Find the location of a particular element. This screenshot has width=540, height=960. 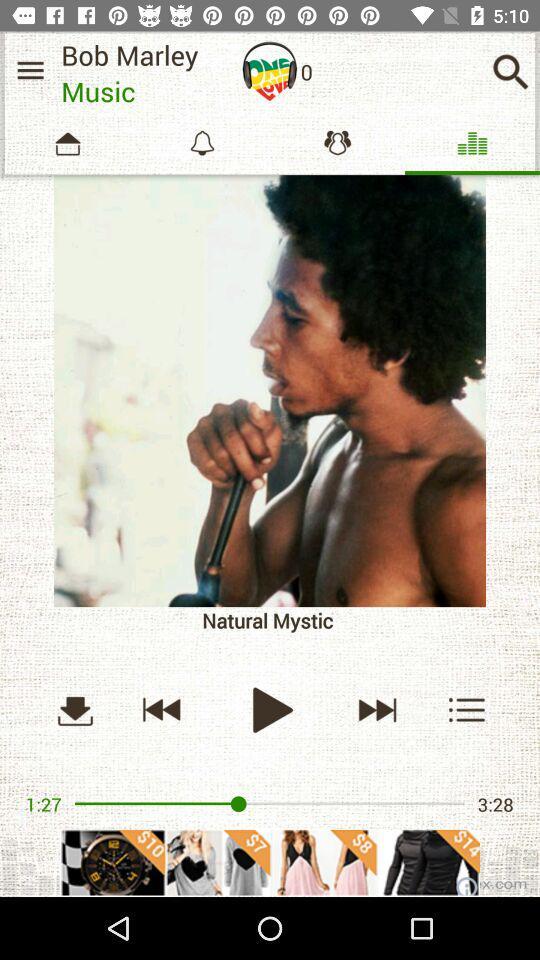

previous track is located at coordinates (161, 709).